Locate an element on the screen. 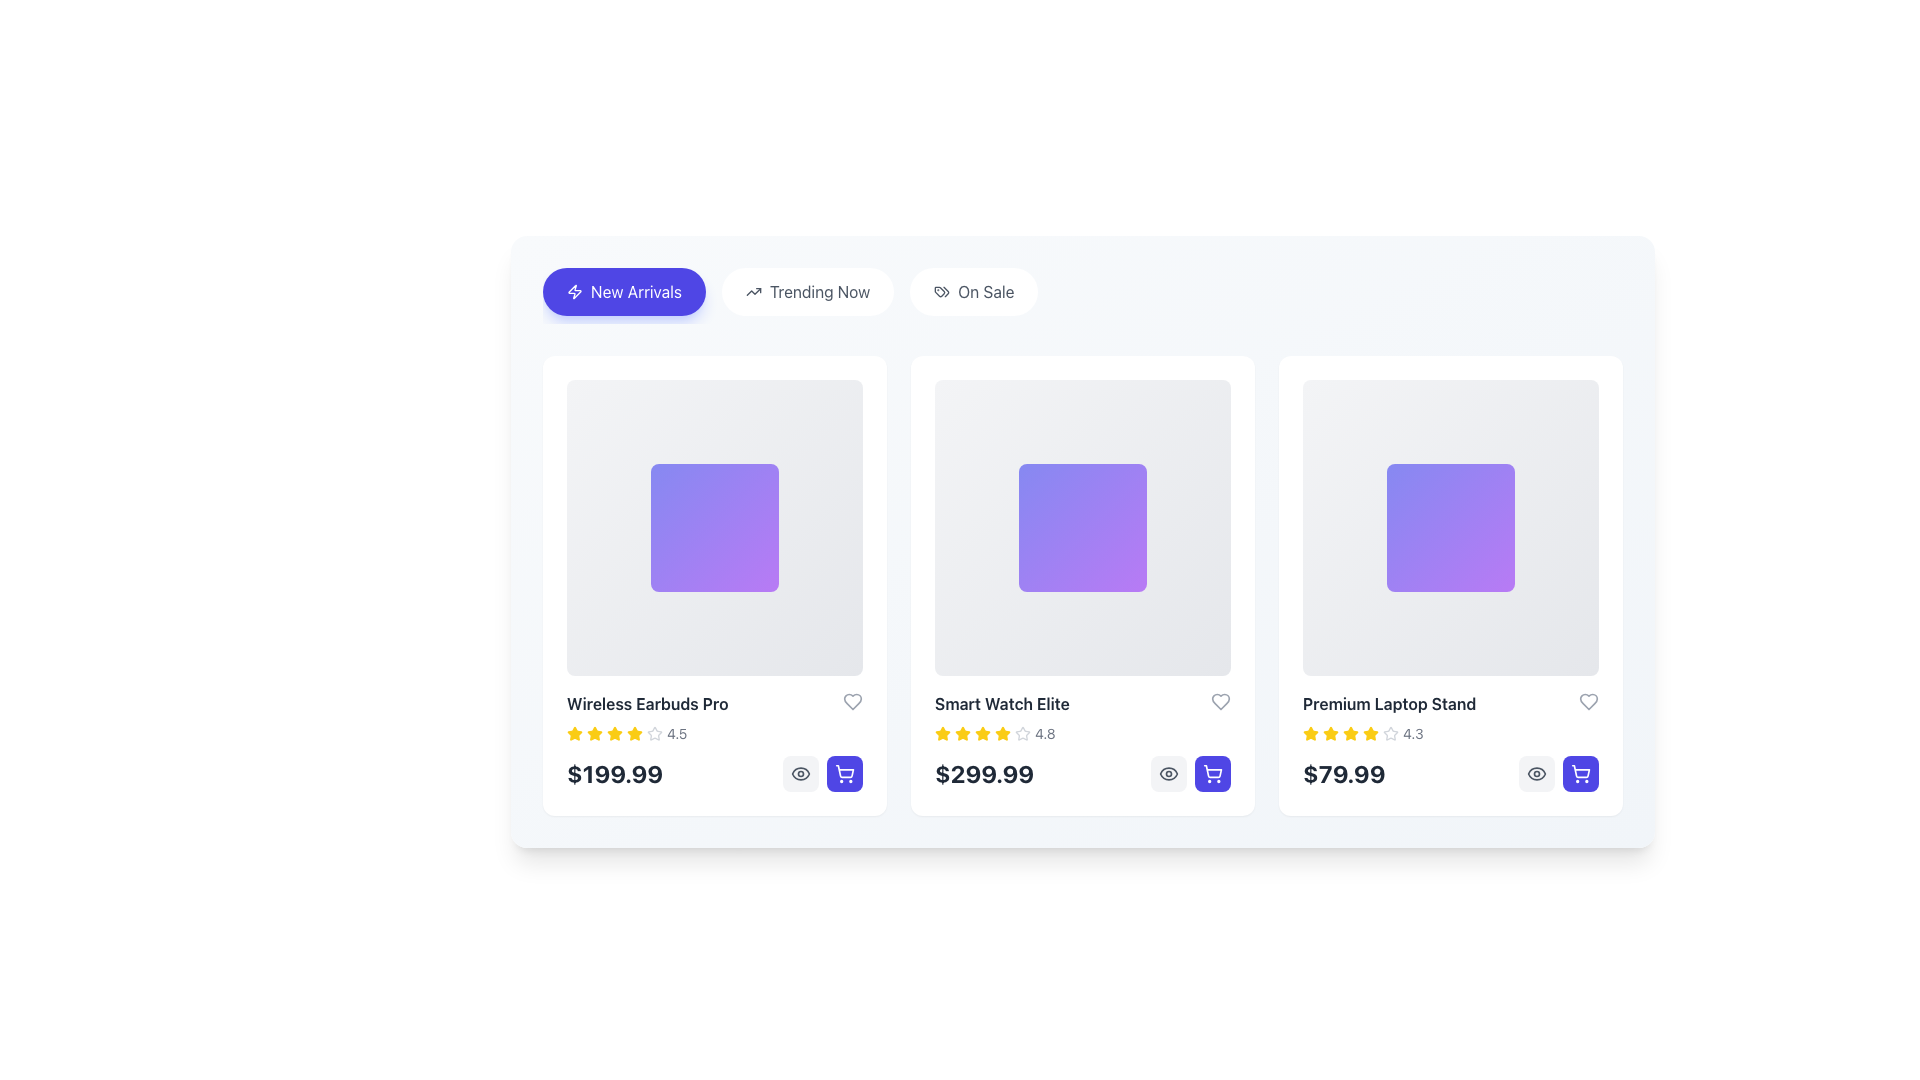 The image size is (1920, 1080). the indigo-colored circular button labeled 'Premium Laptop Stand' is located at coordinates (1212, 773).